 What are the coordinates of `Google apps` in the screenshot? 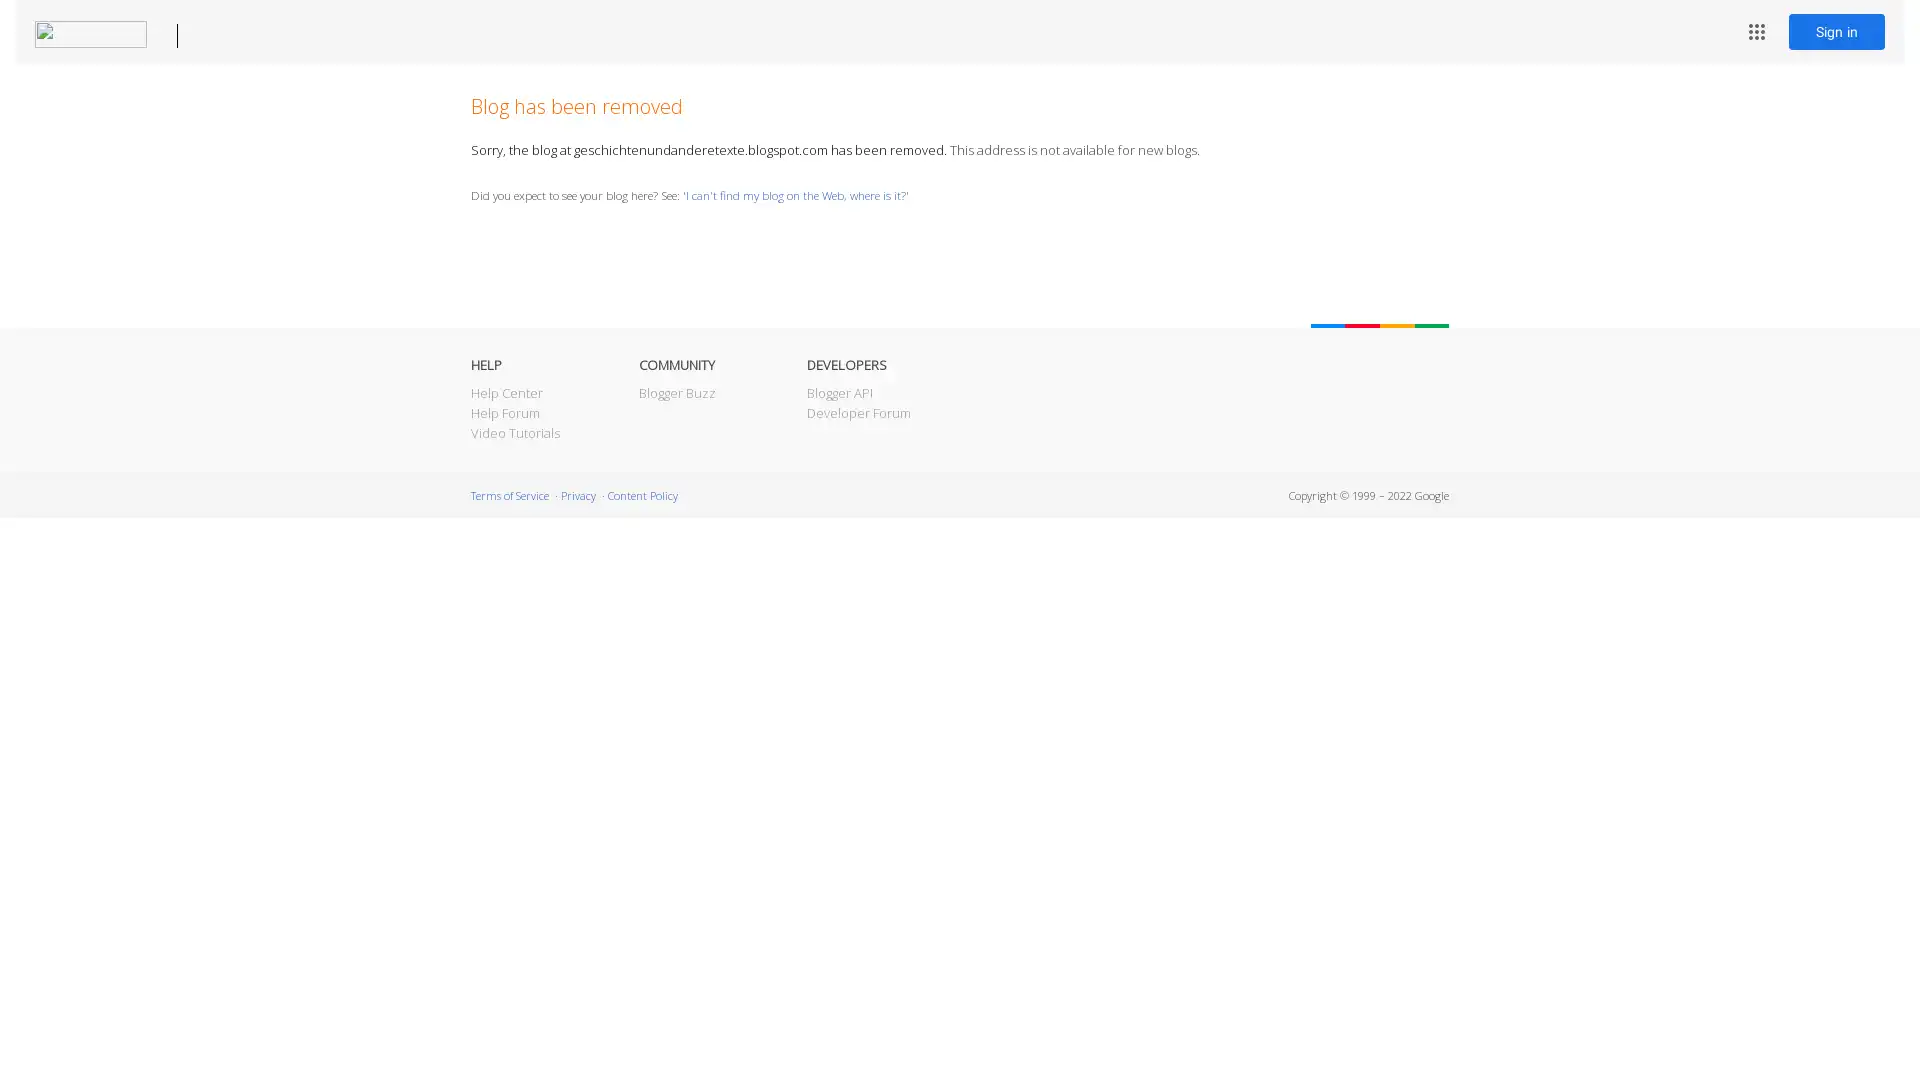 It's located at (1755, 31).